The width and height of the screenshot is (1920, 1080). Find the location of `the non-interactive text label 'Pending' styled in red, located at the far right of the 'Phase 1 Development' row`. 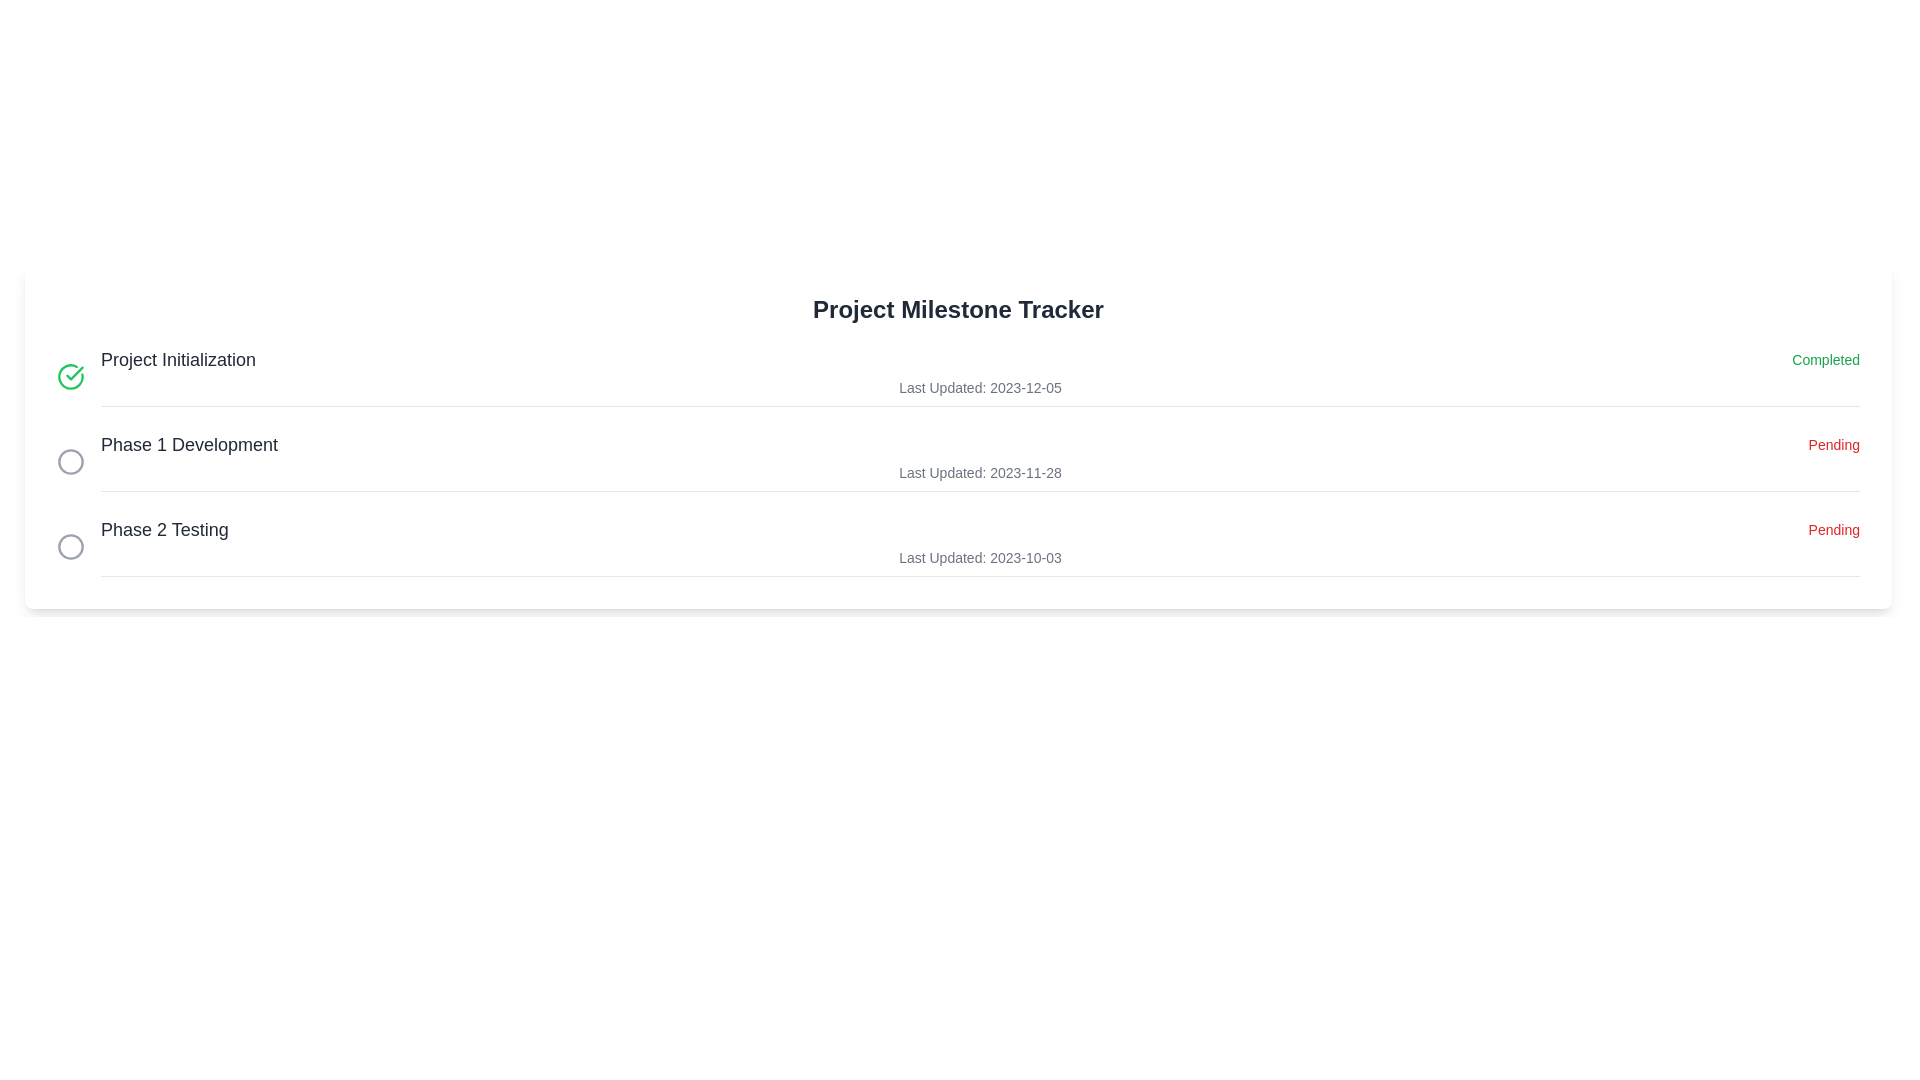

the non-interactive text label 'Pending' styled in red, located at the far right of the 'Phase 1 Development' row is located at coordinates (1834, 443).